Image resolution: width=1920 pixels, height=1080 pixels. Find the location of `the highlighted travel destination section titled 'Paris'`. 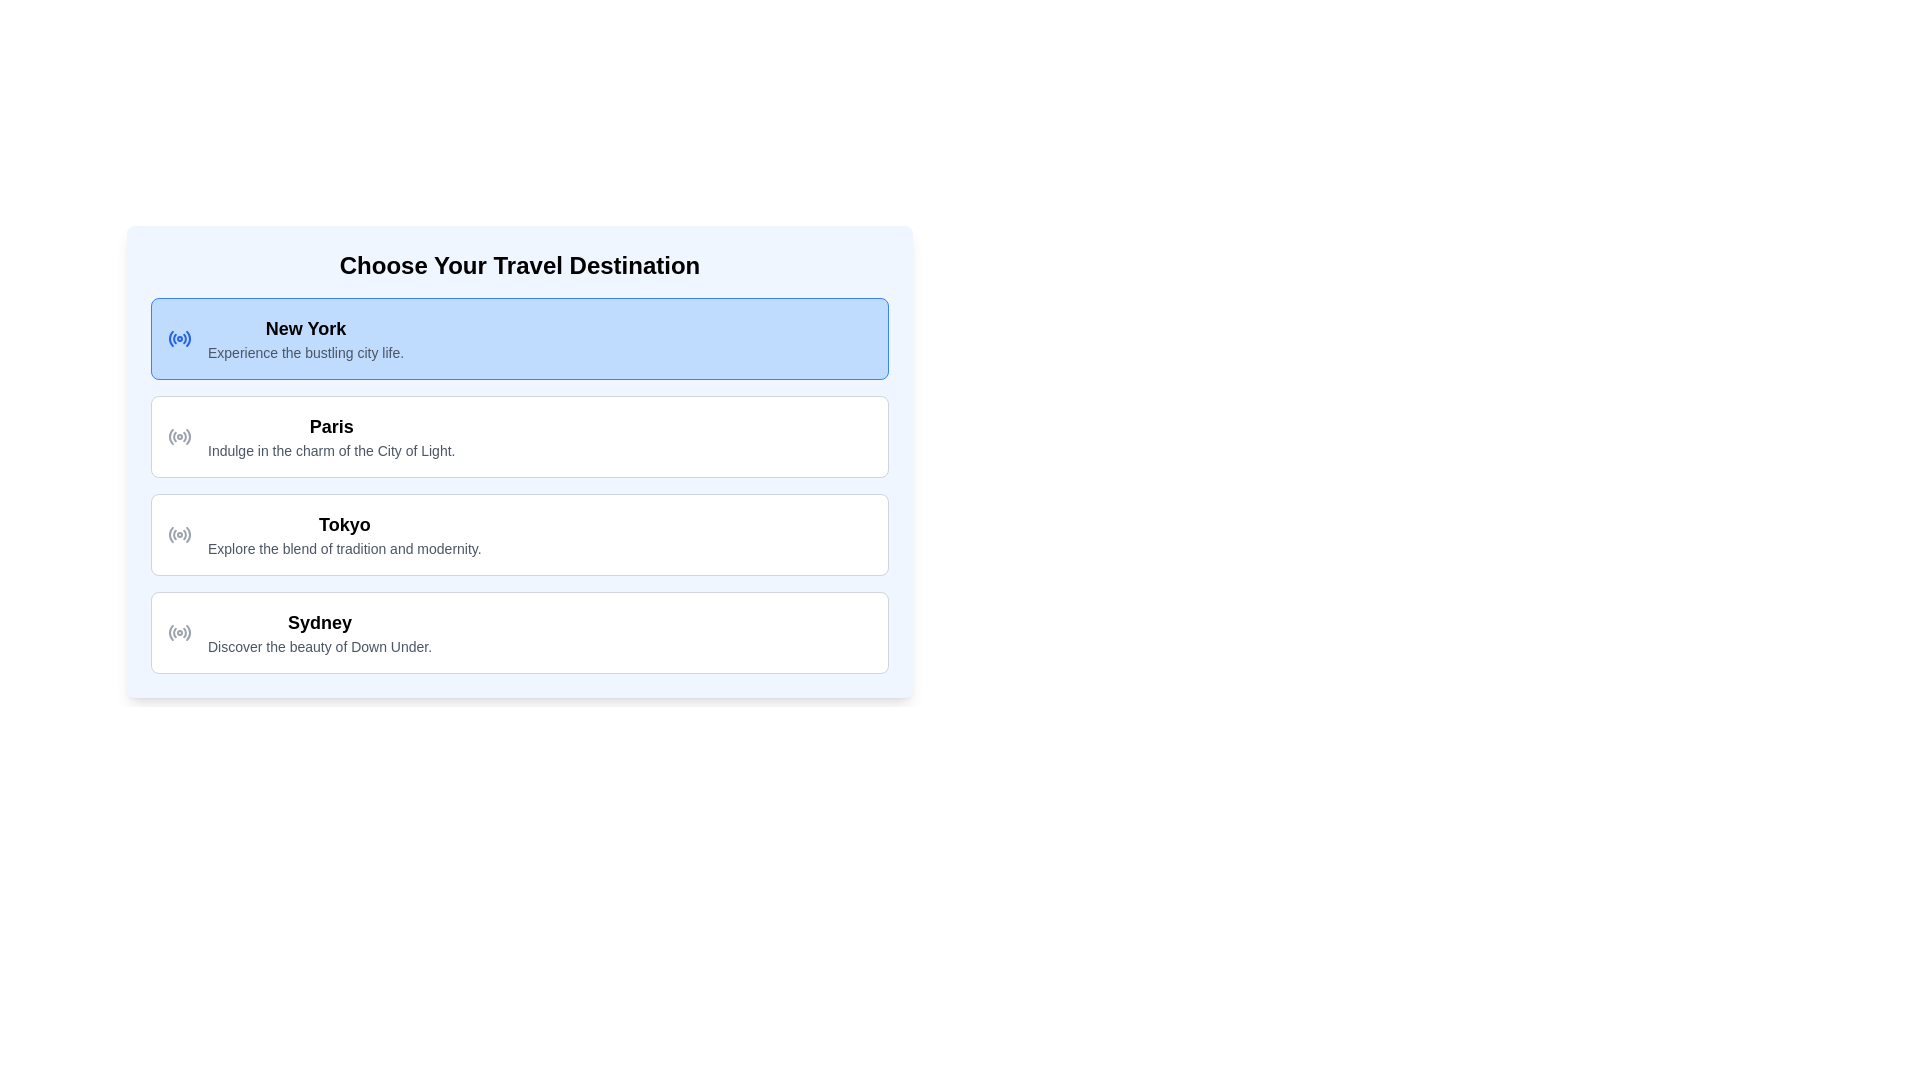

the highlighted travel destination section titled 'Paris' is located at coordinates (519, 454).